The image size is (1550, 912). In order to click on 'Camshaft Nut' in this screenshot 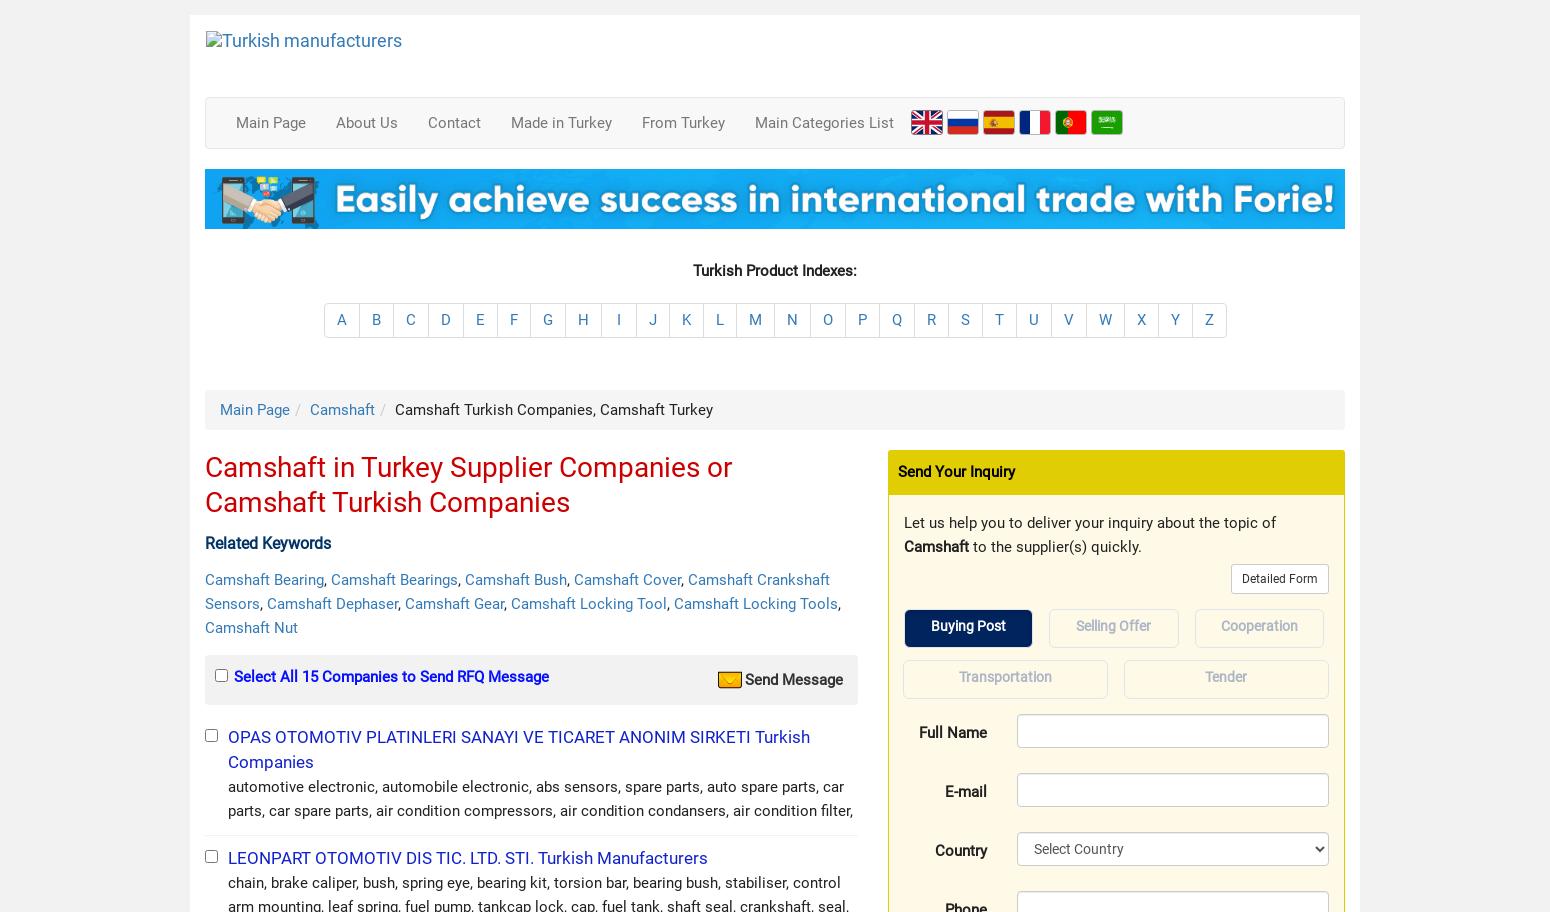, I will do `click(251, 627)`.